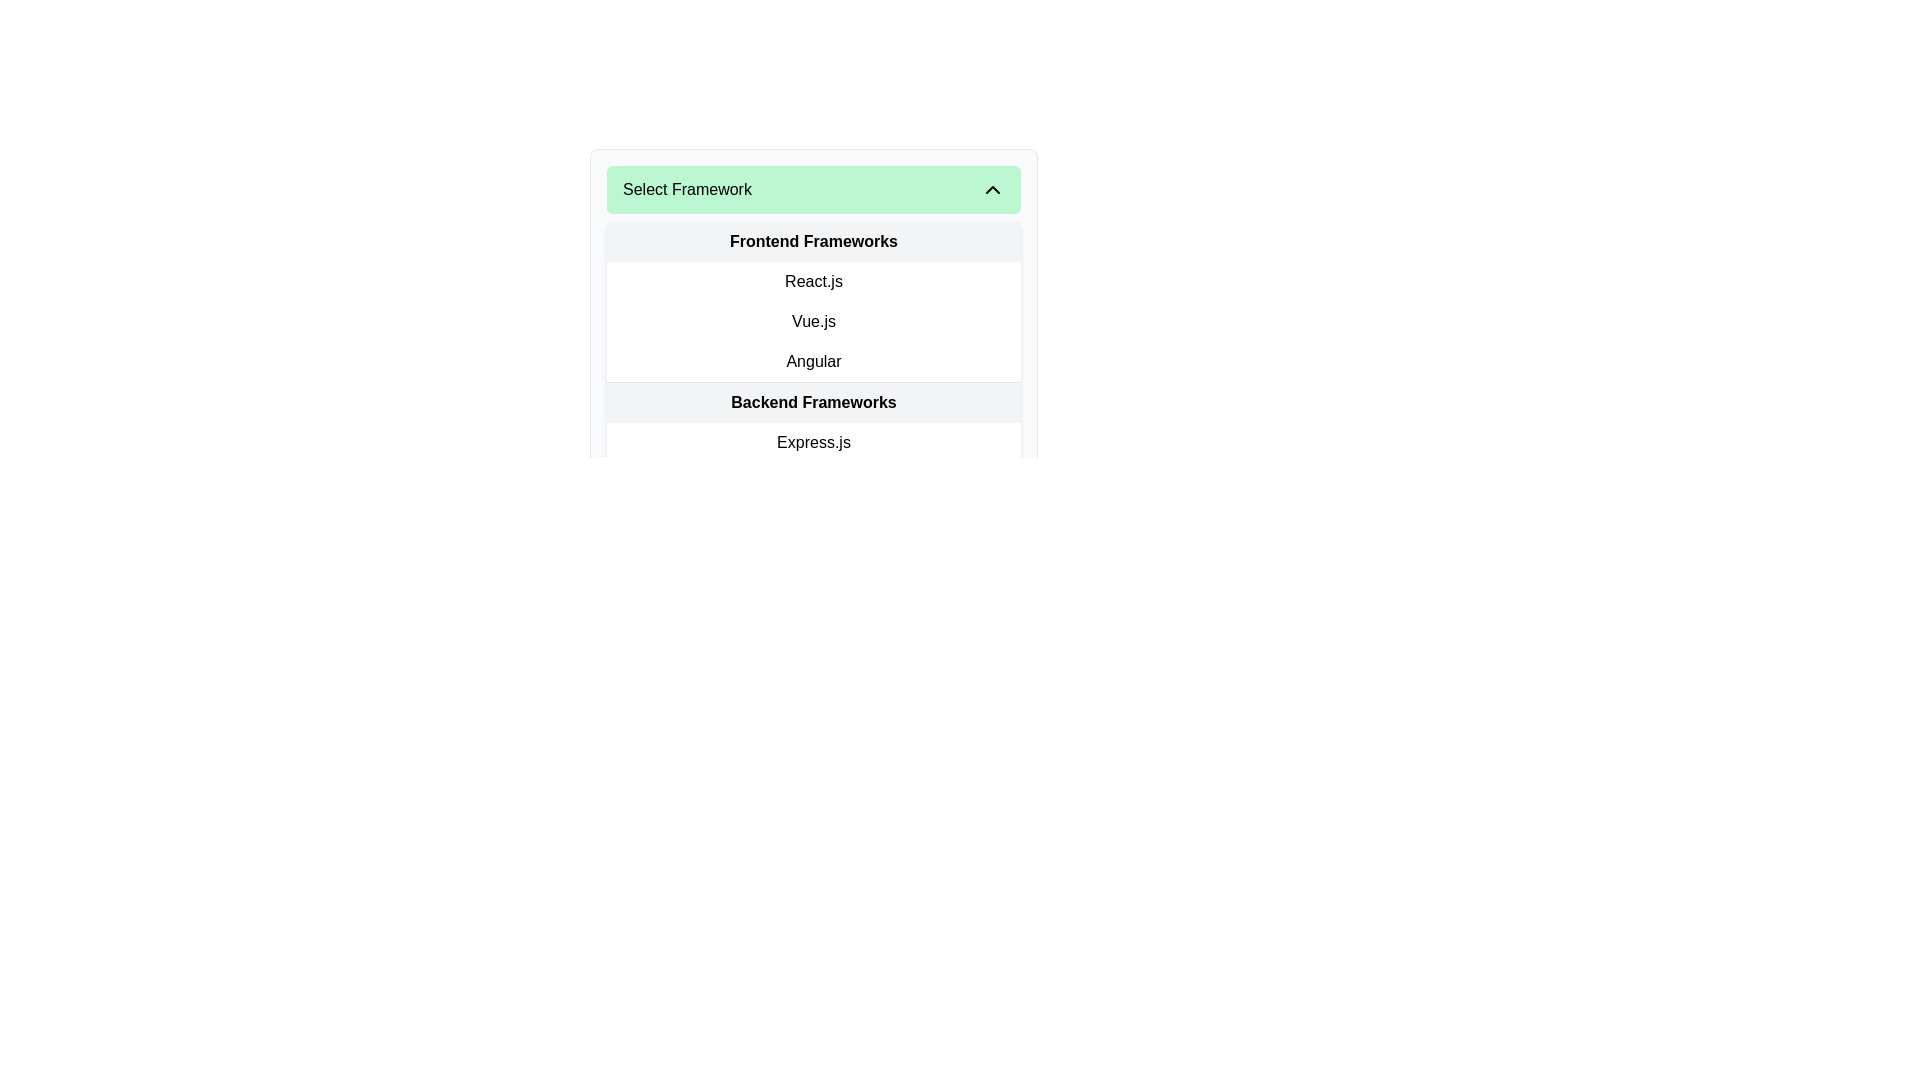  Describe the element at coordinates (814, 241) in the screenshot. I see `the 'Frontend Frameworks' section header, which is a rectangular UI component with a light gray background and bold black text, positioned below the 'Select Framework' dropdown` at that location.